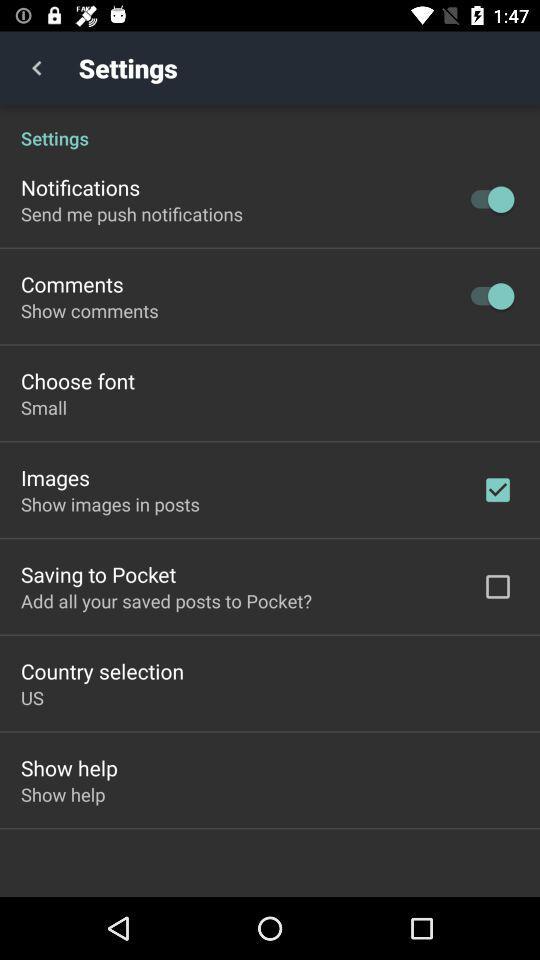 This screenshot has height=960, width=540. What do you see at coordinates (131, 214) in the screenshot?
I see `item below the notifications icon` at bounding box center [131, 214].